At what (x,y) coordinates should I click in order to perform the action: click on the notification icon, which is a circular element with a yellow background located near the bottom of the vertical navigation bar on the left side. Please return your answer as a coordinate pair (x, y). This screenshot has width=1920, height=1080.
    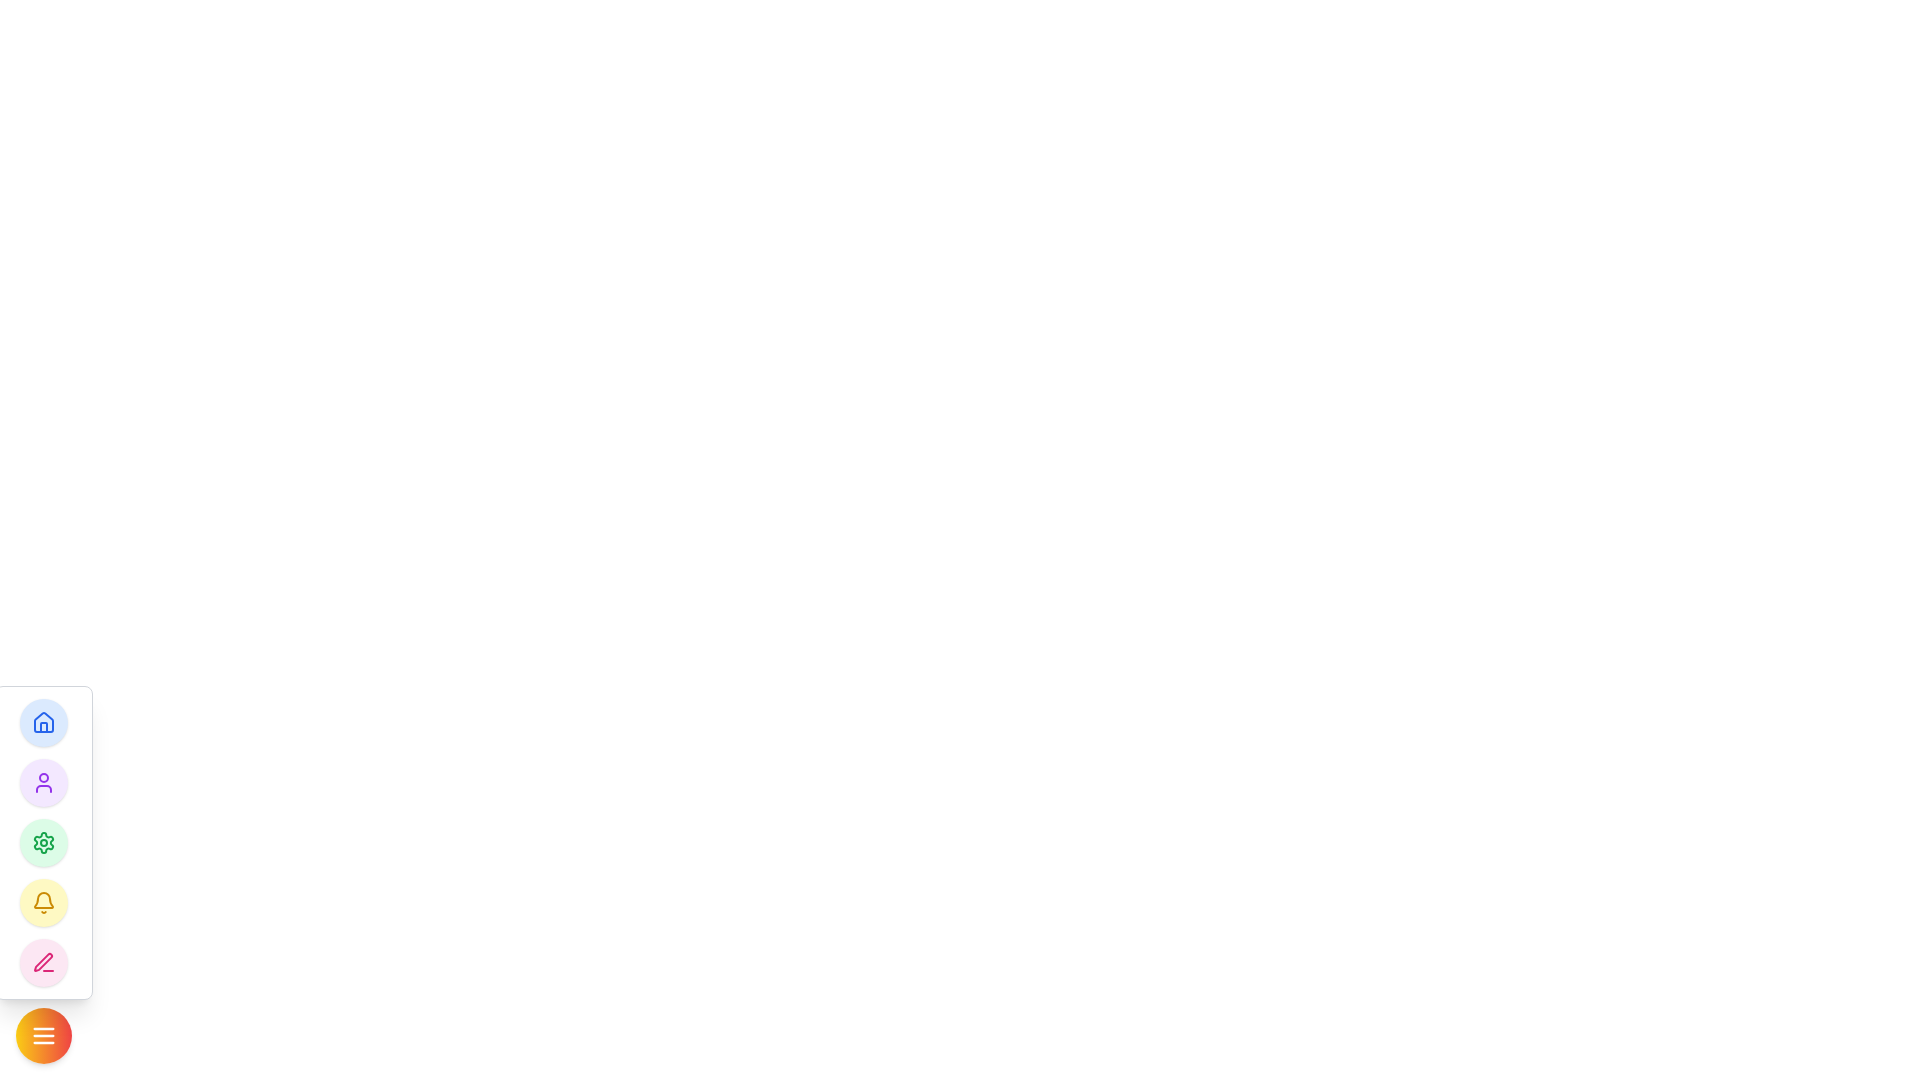
    Looking at the image, I should click on (43, 902).